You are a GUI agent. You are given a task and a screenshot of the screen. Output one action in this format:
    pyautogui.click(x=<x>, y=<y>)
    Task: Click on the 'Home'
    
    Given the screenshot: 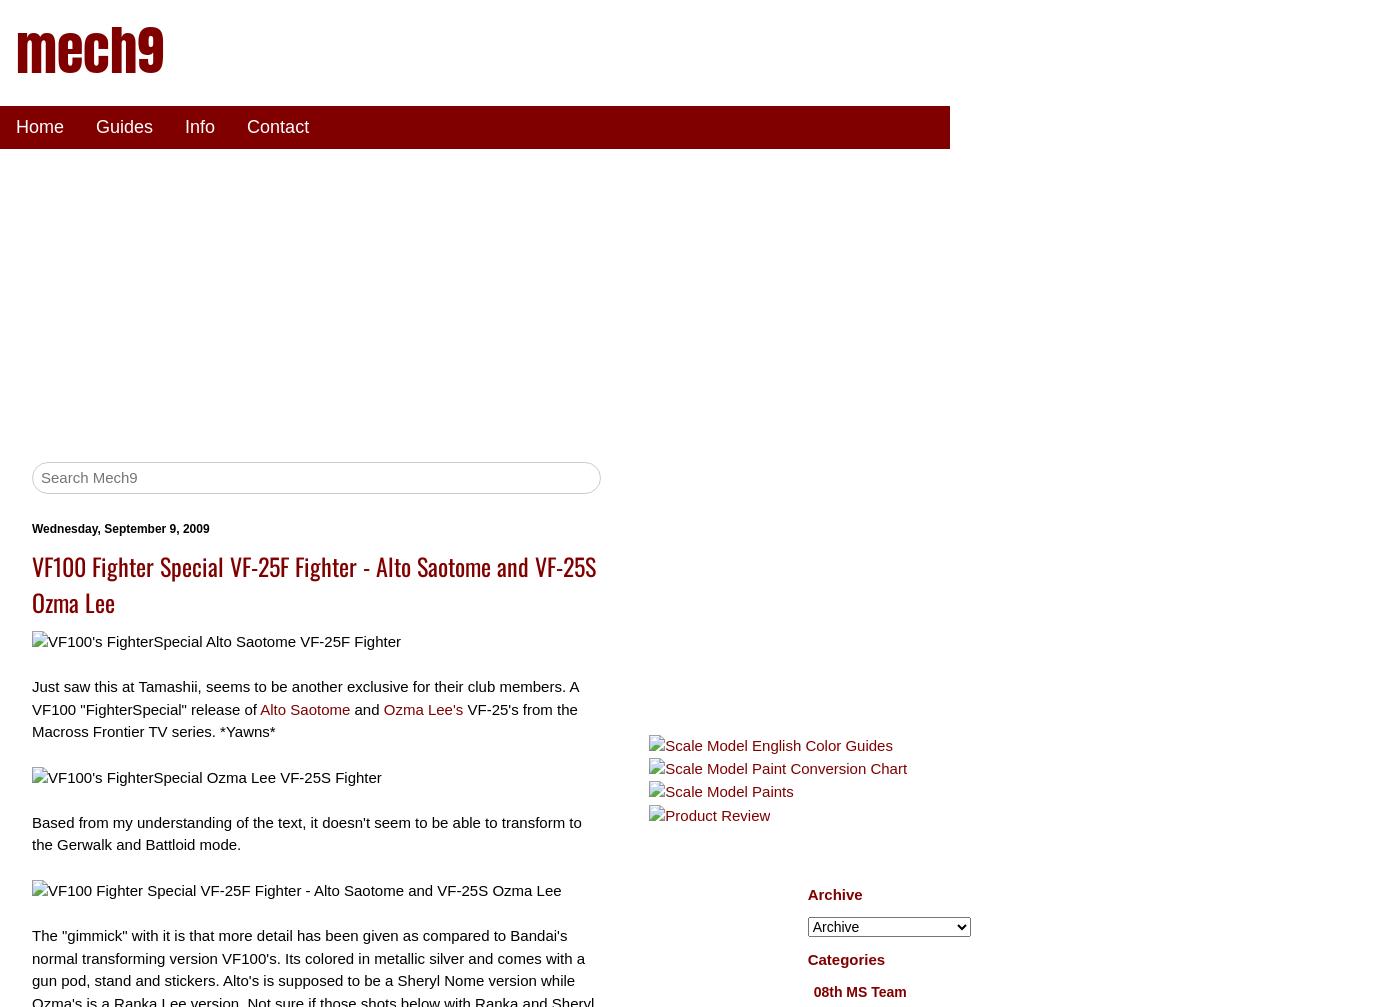 What is the action you would take?
    pyautogui.click(x=39, y=126)
    